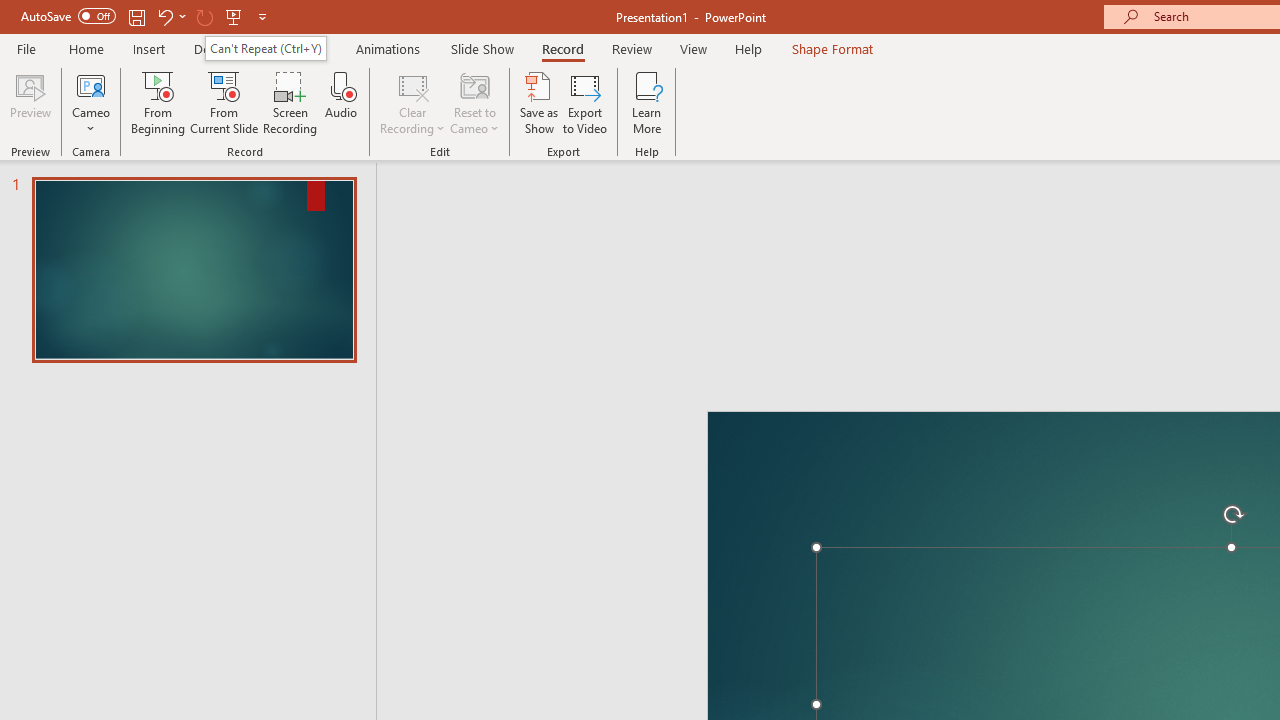 The height and width of the screenshot is (720, 1280). I want to click on 'Learn More', so click(647, 103).